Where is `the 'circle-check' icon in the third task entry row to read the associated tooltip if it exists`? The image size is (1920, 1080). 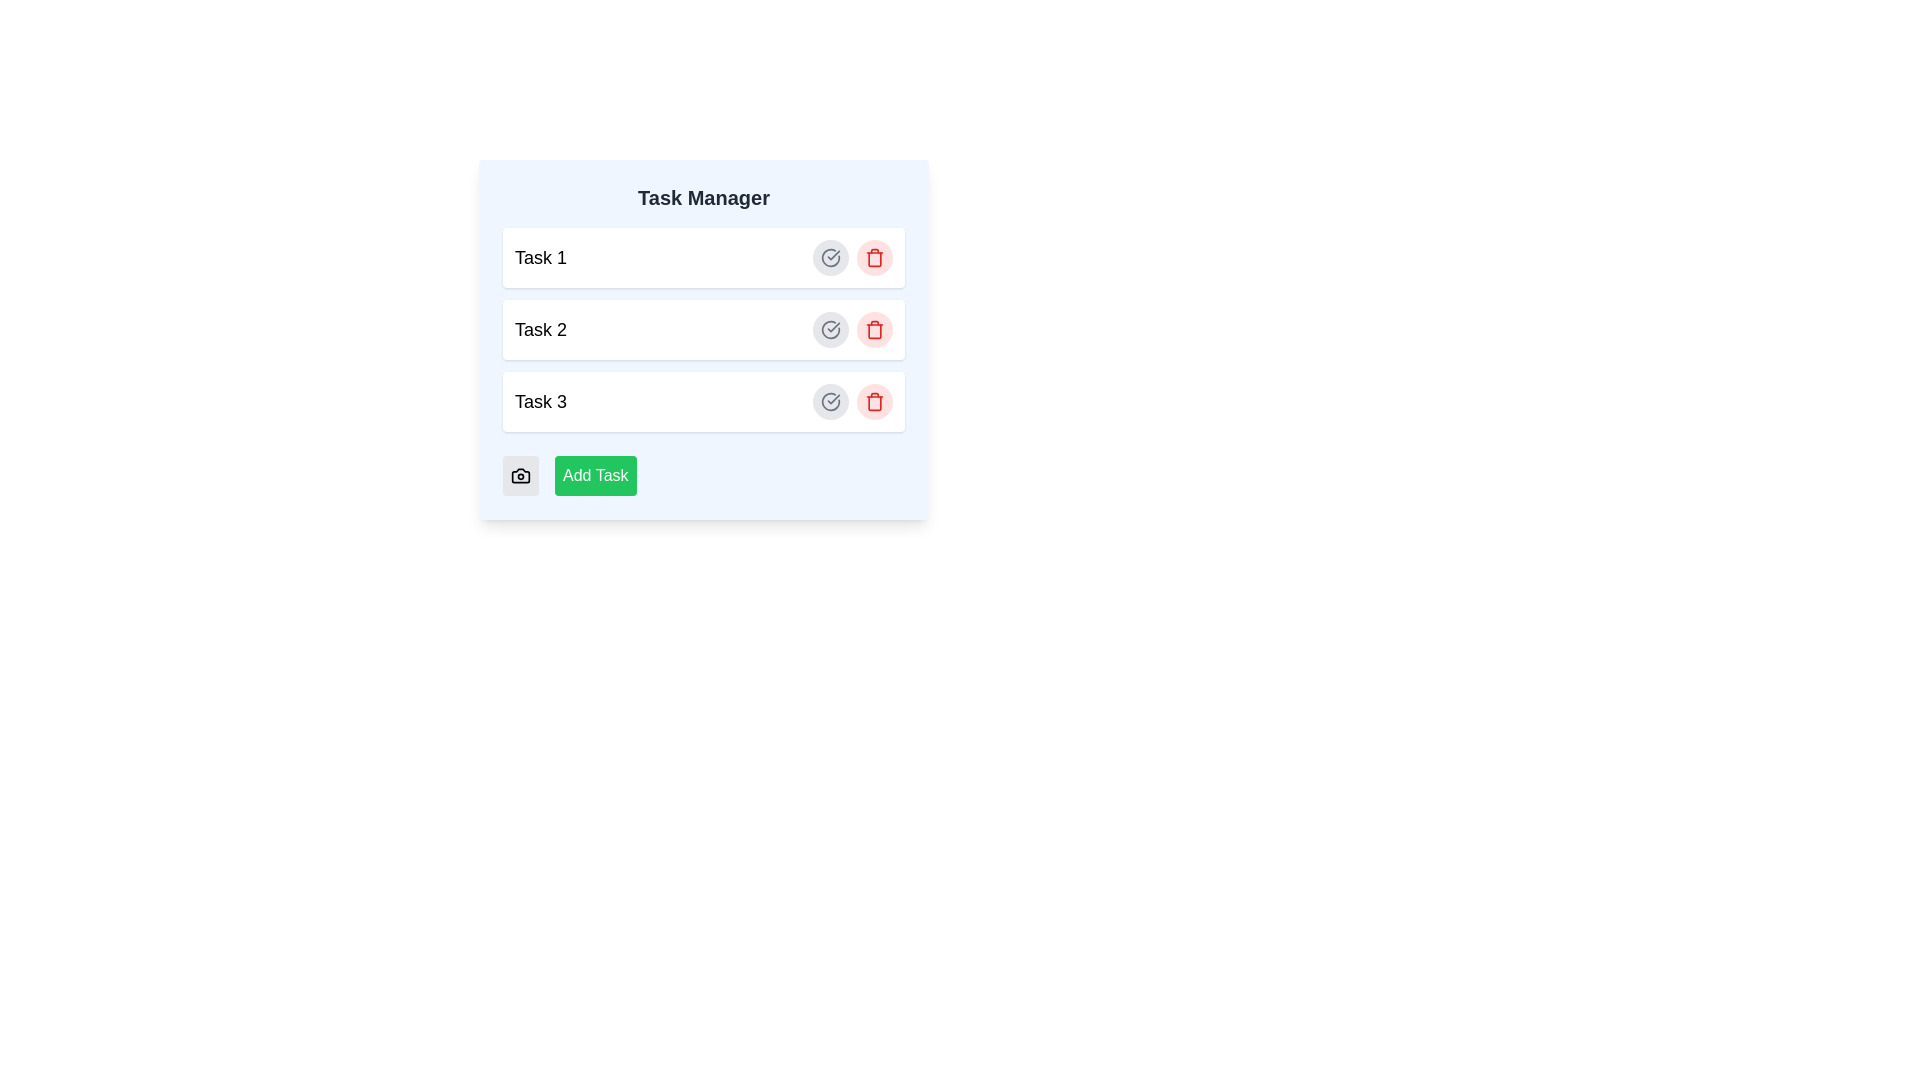
the 'circle-check' icon in the third task entry row to read the associated tooltip if it exists is located at coordinates (830, 401).